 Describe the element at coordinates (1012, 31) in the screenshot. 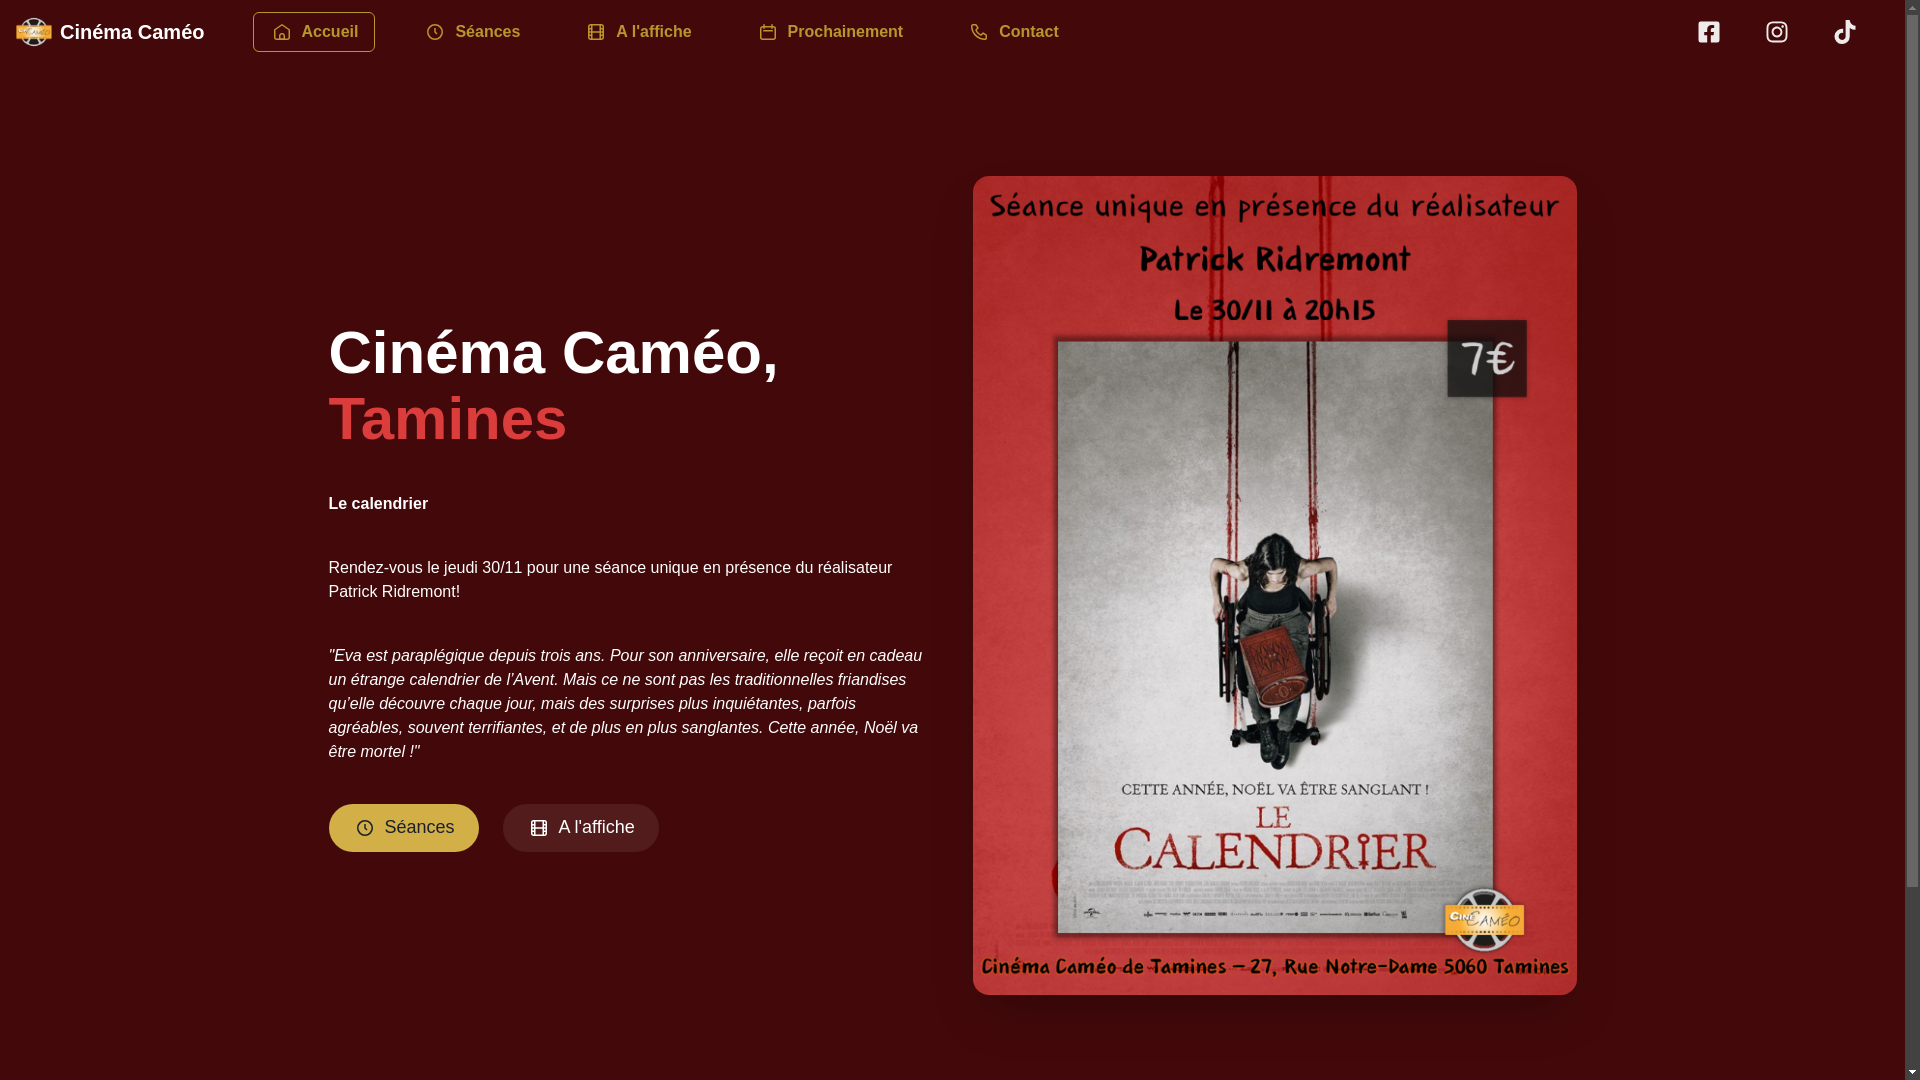

I see `'Contact'` at that location.